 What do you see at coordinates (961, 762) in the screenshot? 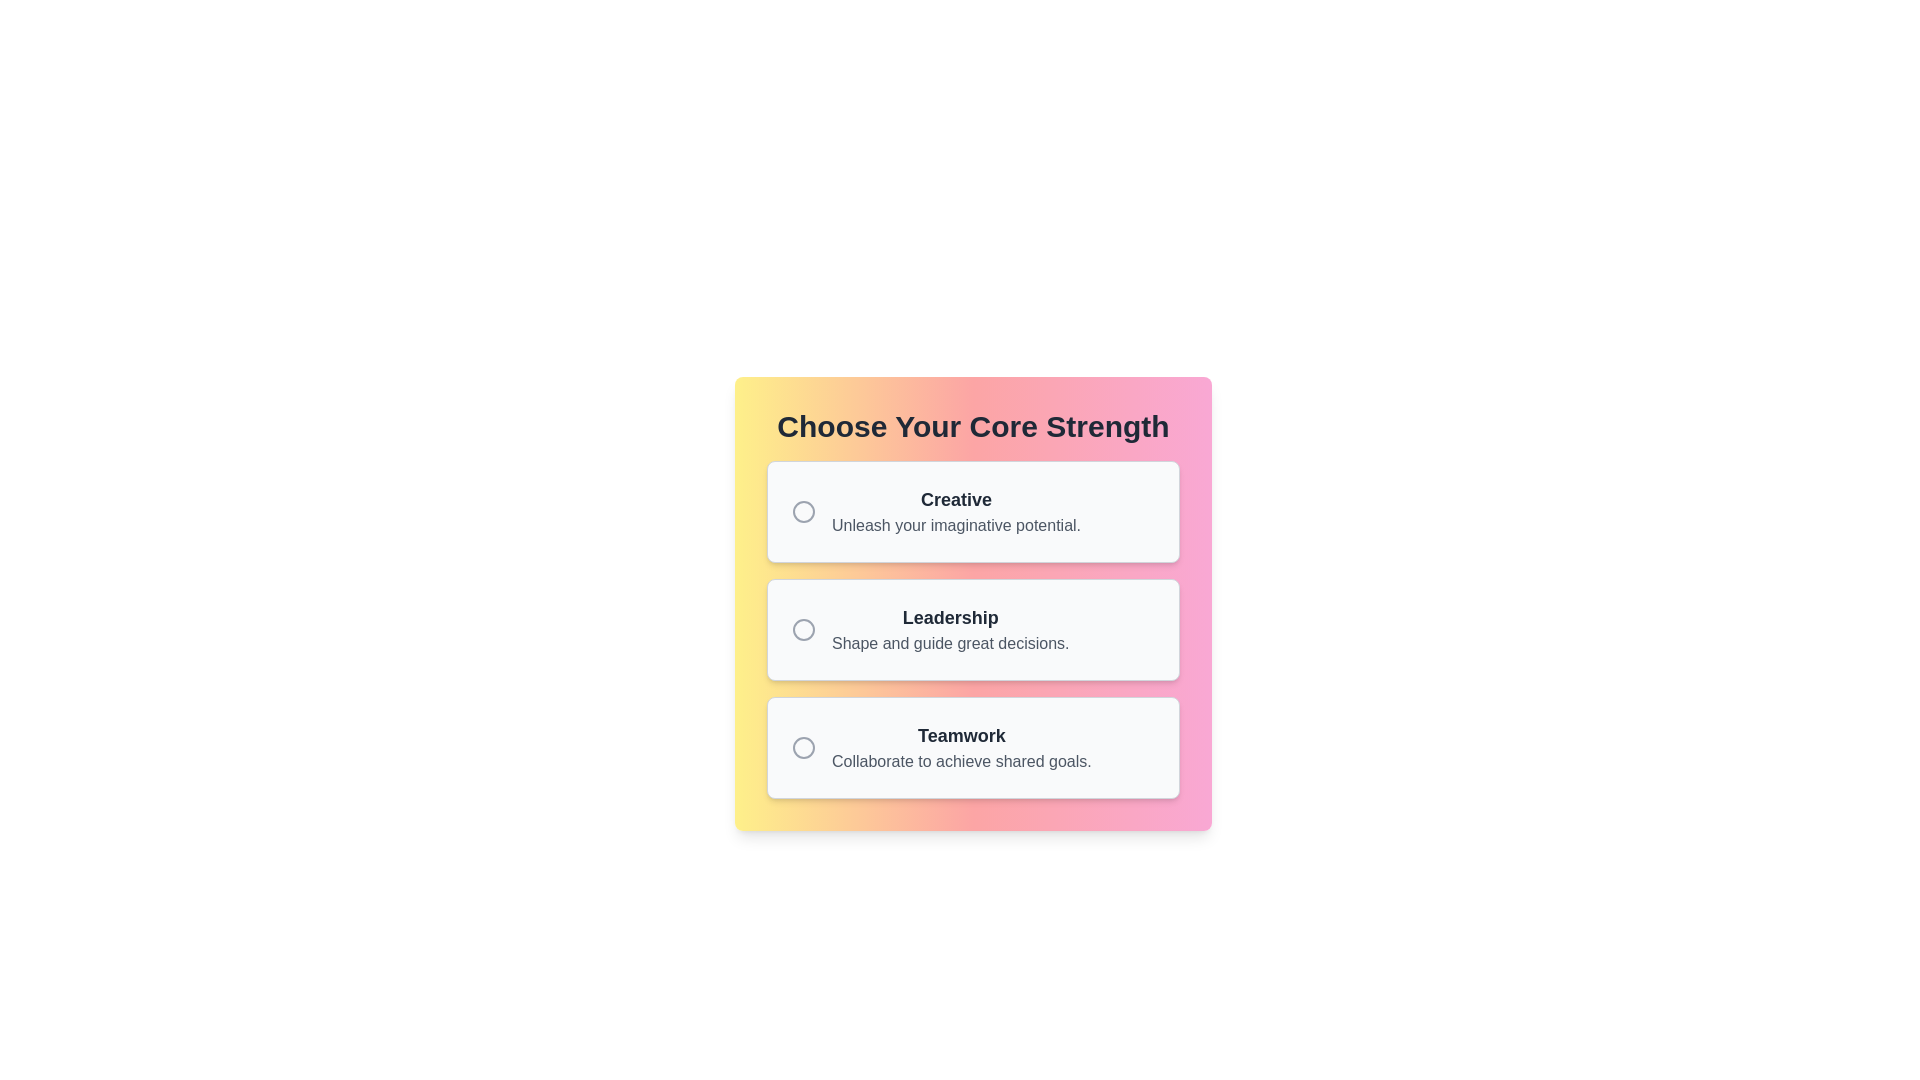
I see `text element displaying 'Collaborate to achieve shared goals.' located below the bold header 'Teamwork' in the bottommost card of a vertically stacked list` at bounding box center [961, 762].